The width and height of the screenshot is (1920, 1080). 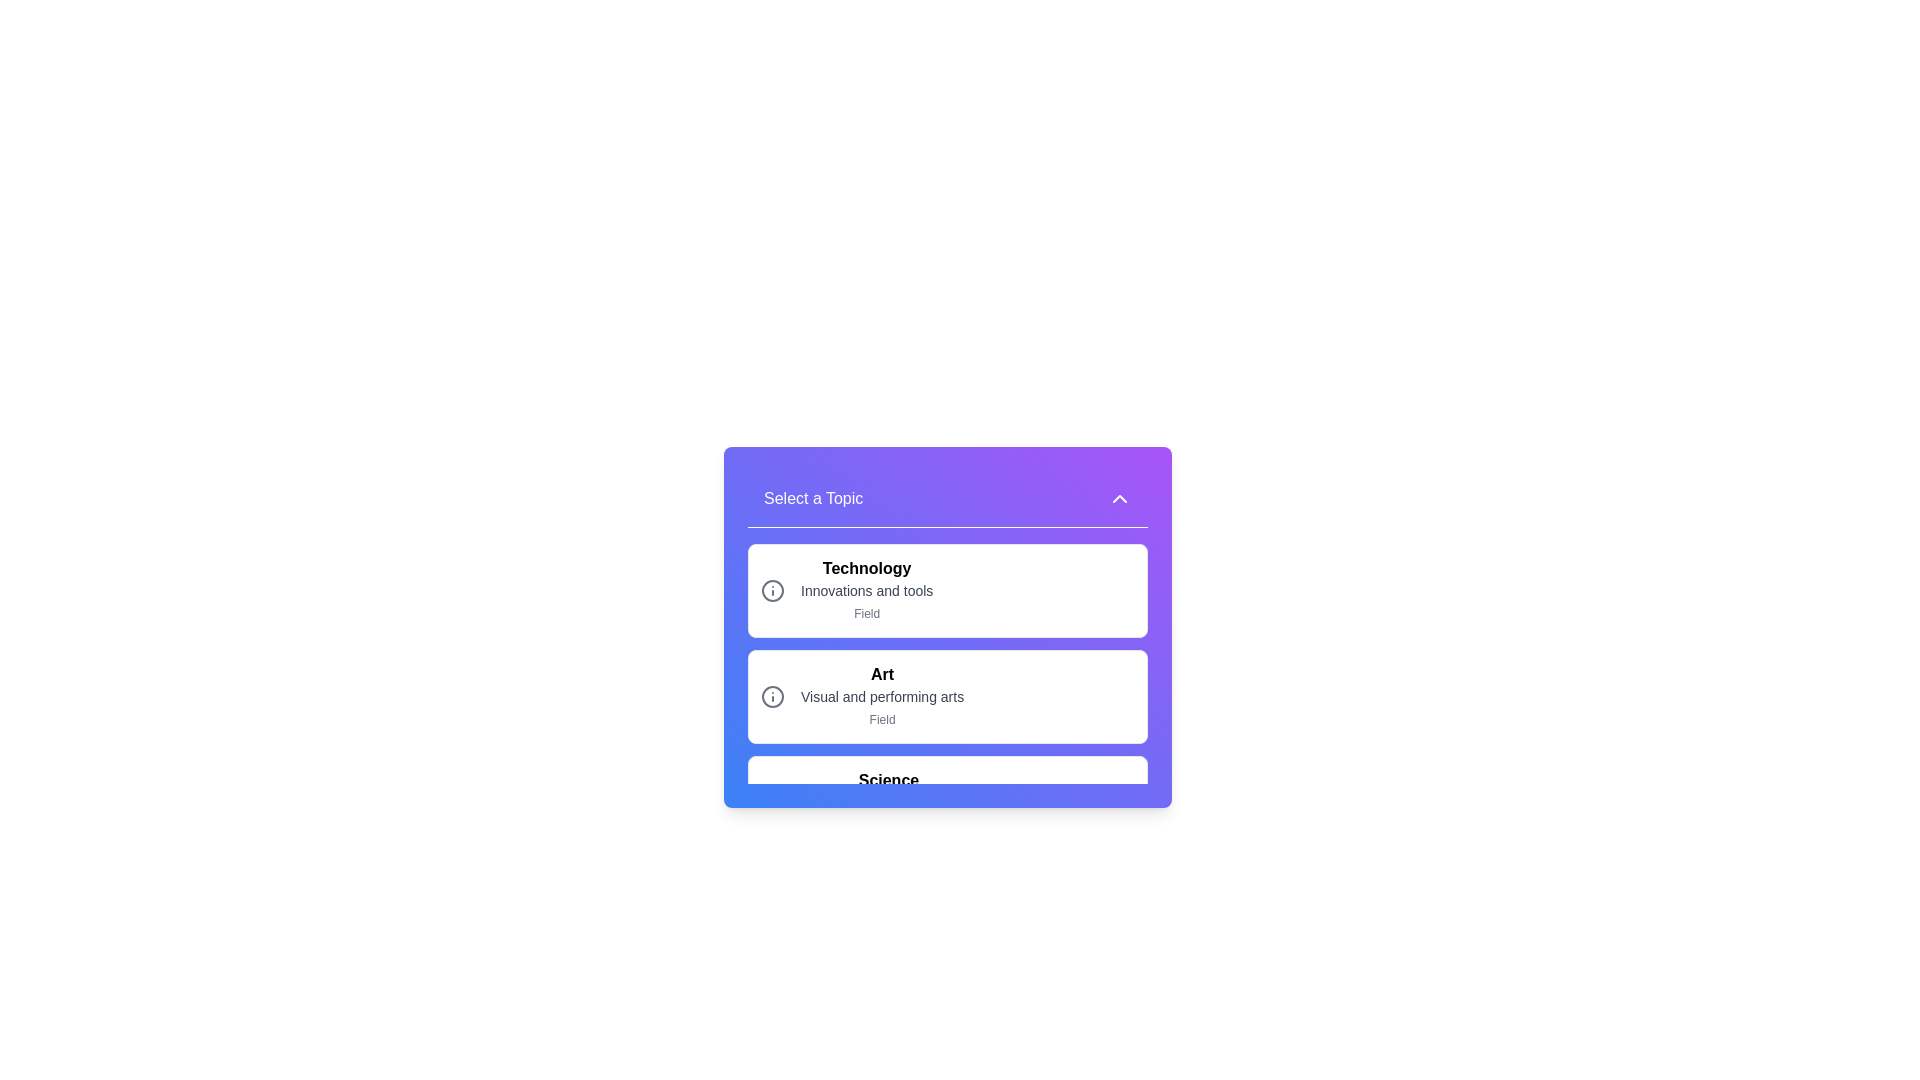 I want to click on the uppermost Descriptive card in the selection list under the 'Select a Topic' header, so click(x=867, y=589).